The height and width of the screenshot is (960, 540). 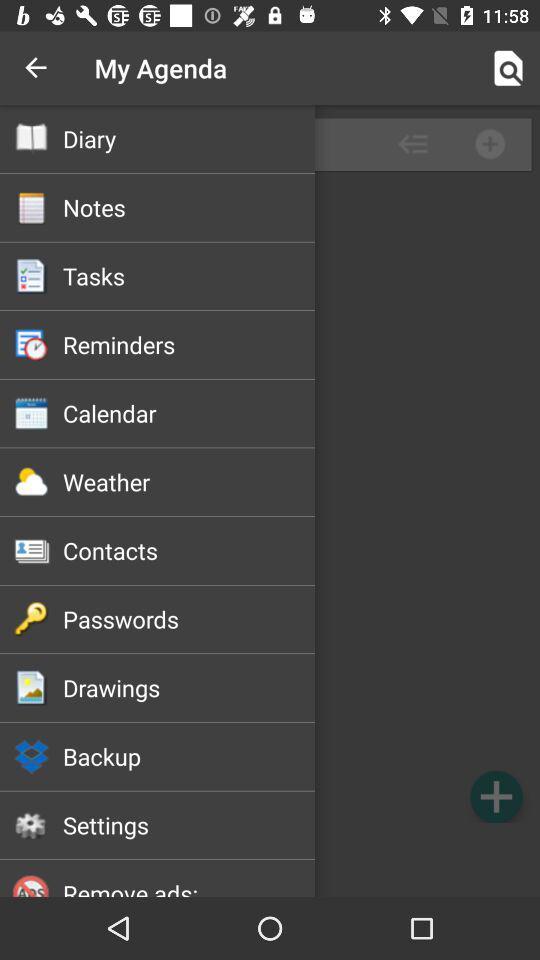 What do you see at coordinates (189, 886) in the screenshot?
I see `the item below the settings icon` at bounding box center [189, 886].